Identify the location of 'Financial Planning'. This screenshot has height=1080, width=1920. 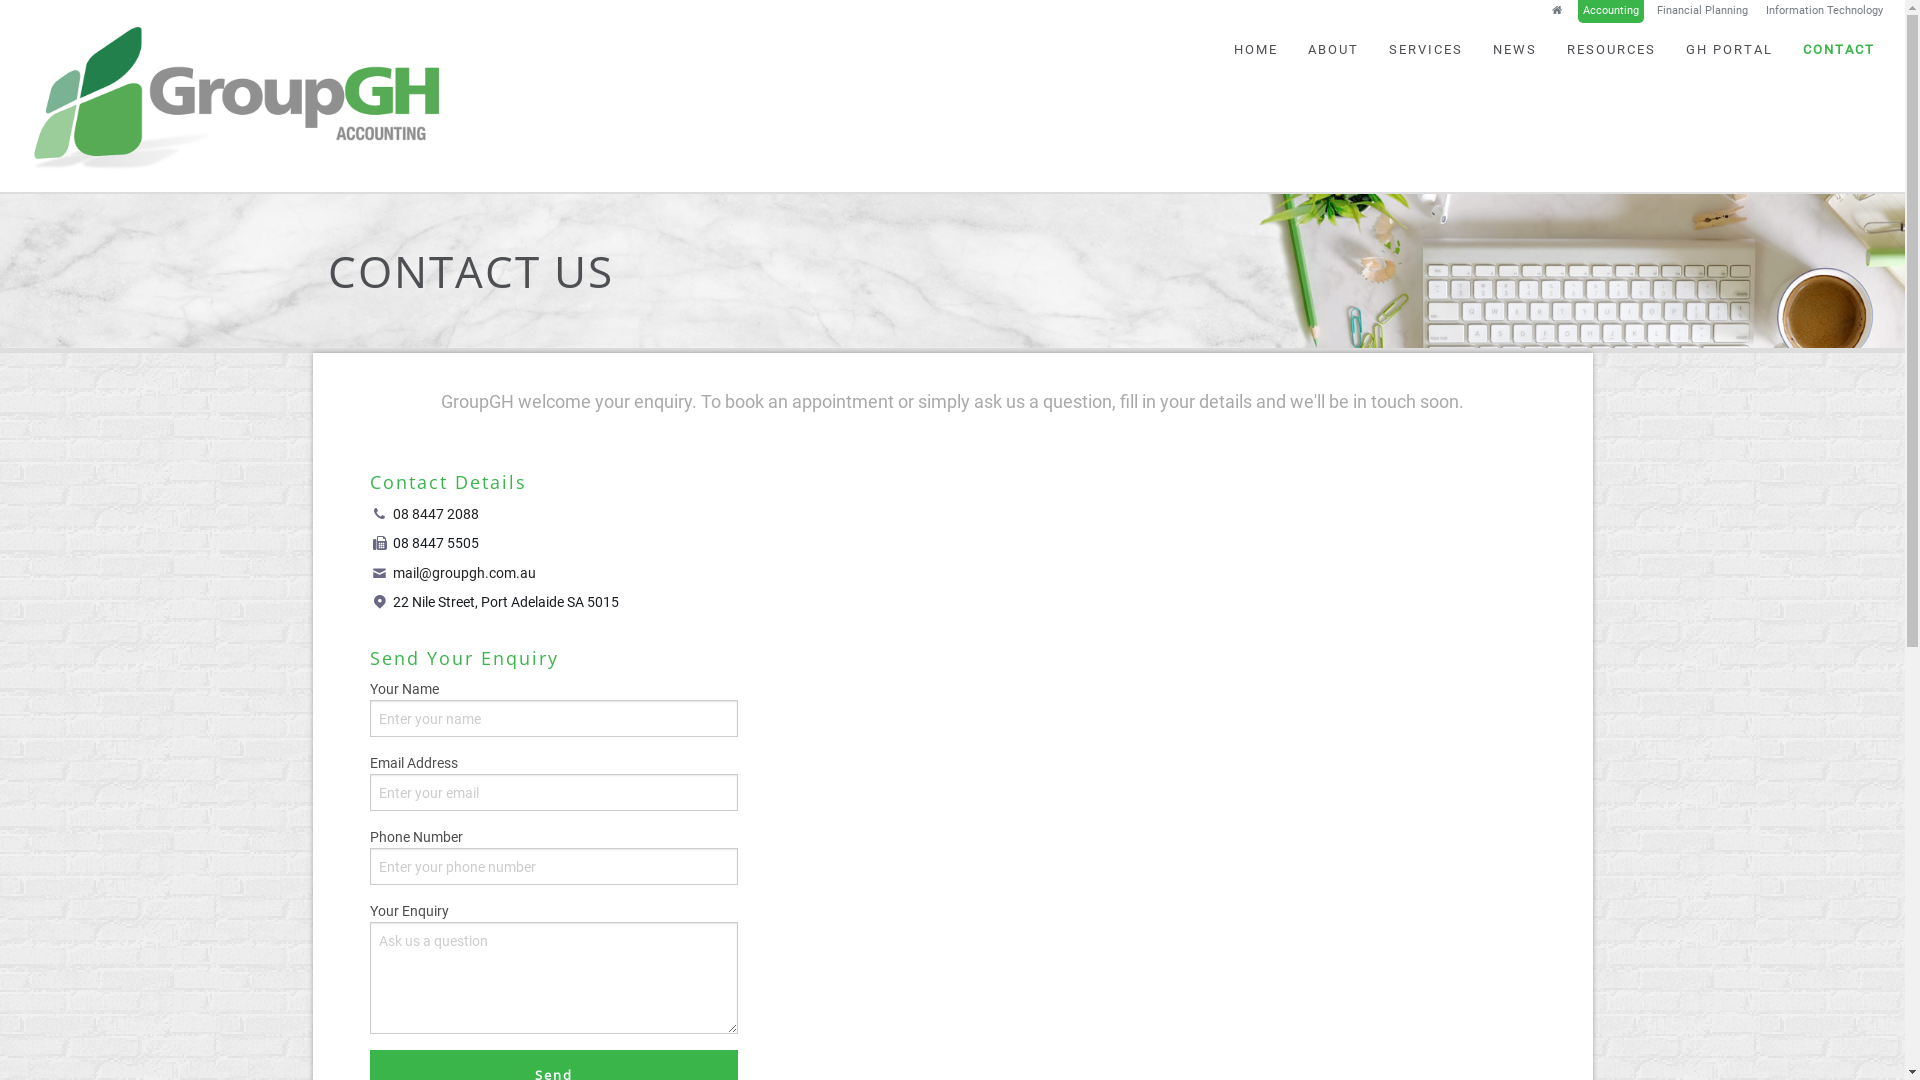
(1701, 11).